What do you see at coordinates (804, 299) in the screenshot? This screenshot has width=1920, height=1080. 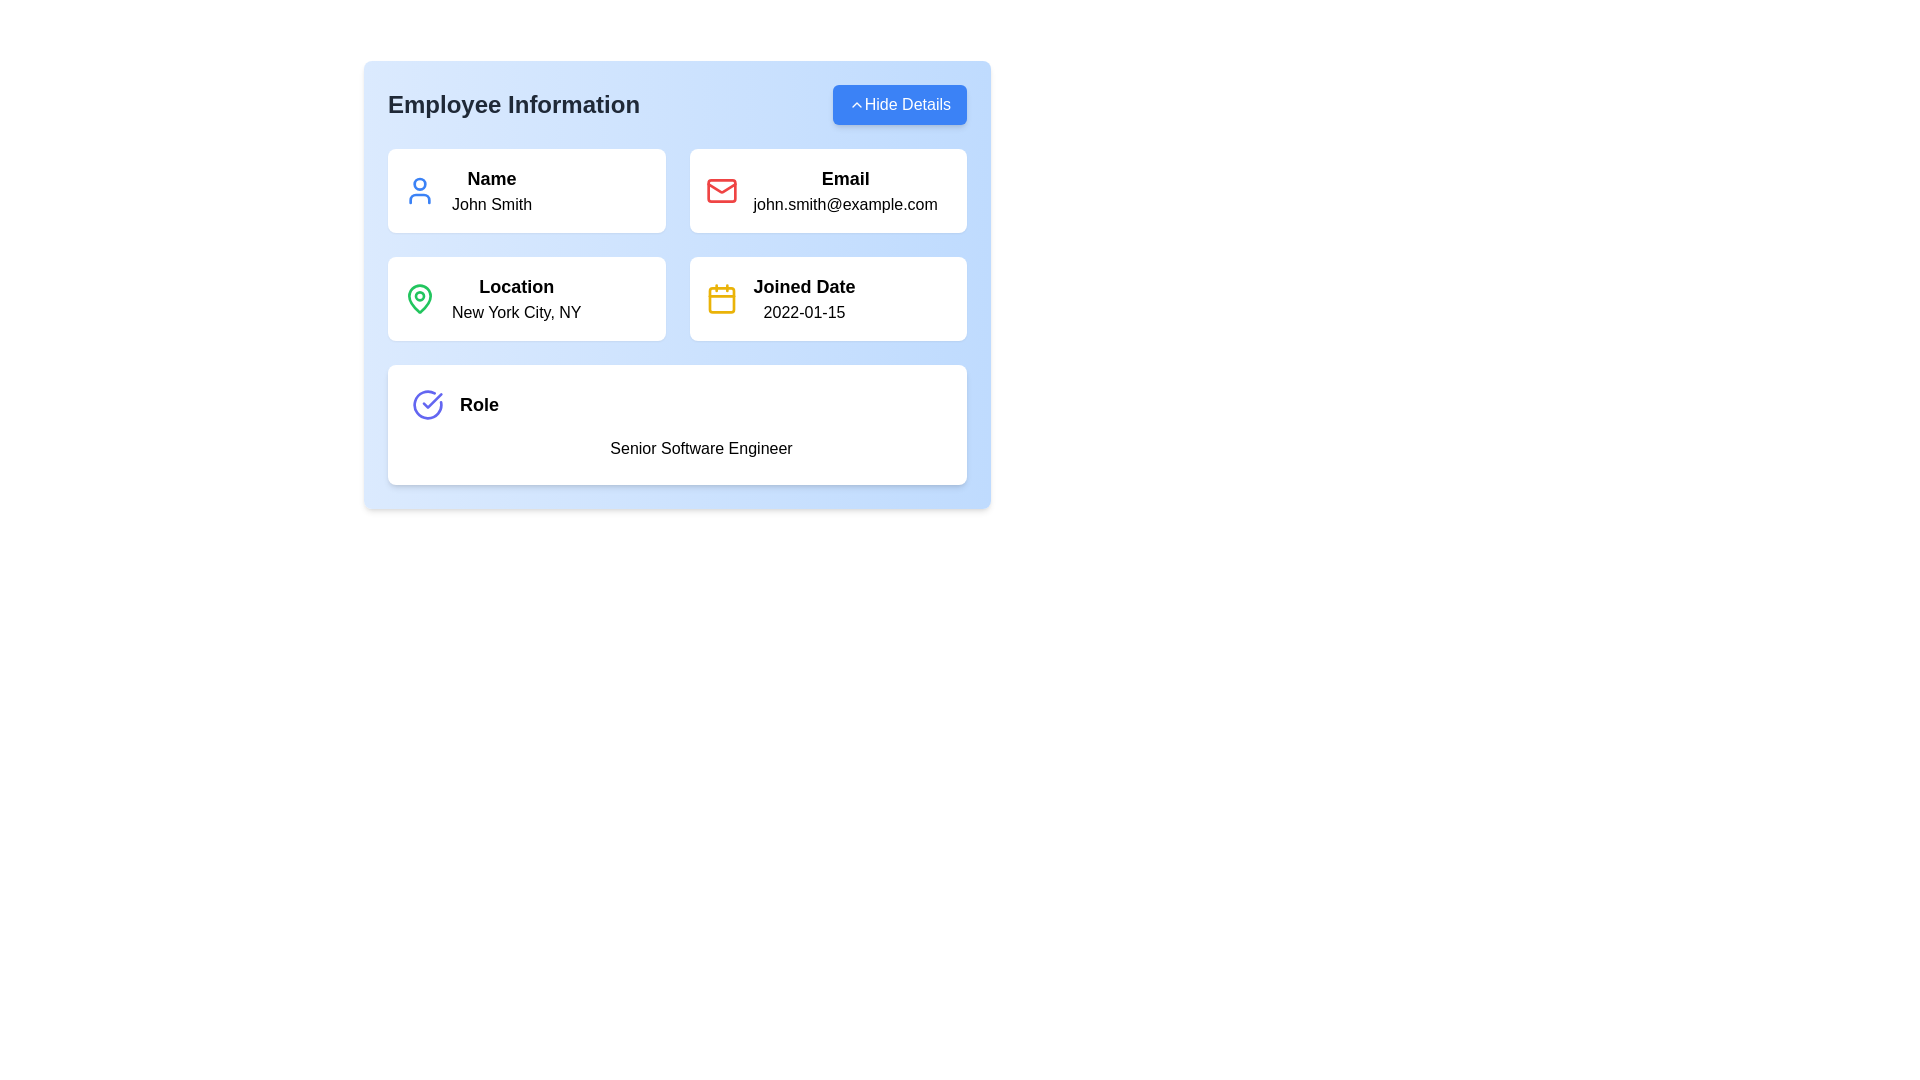 I see `text field labeled 'Joined Date' which displays the date '2022-01-15', located in the bottom-right subsection of the Employee Information panel` at bounding box center [804, 299].